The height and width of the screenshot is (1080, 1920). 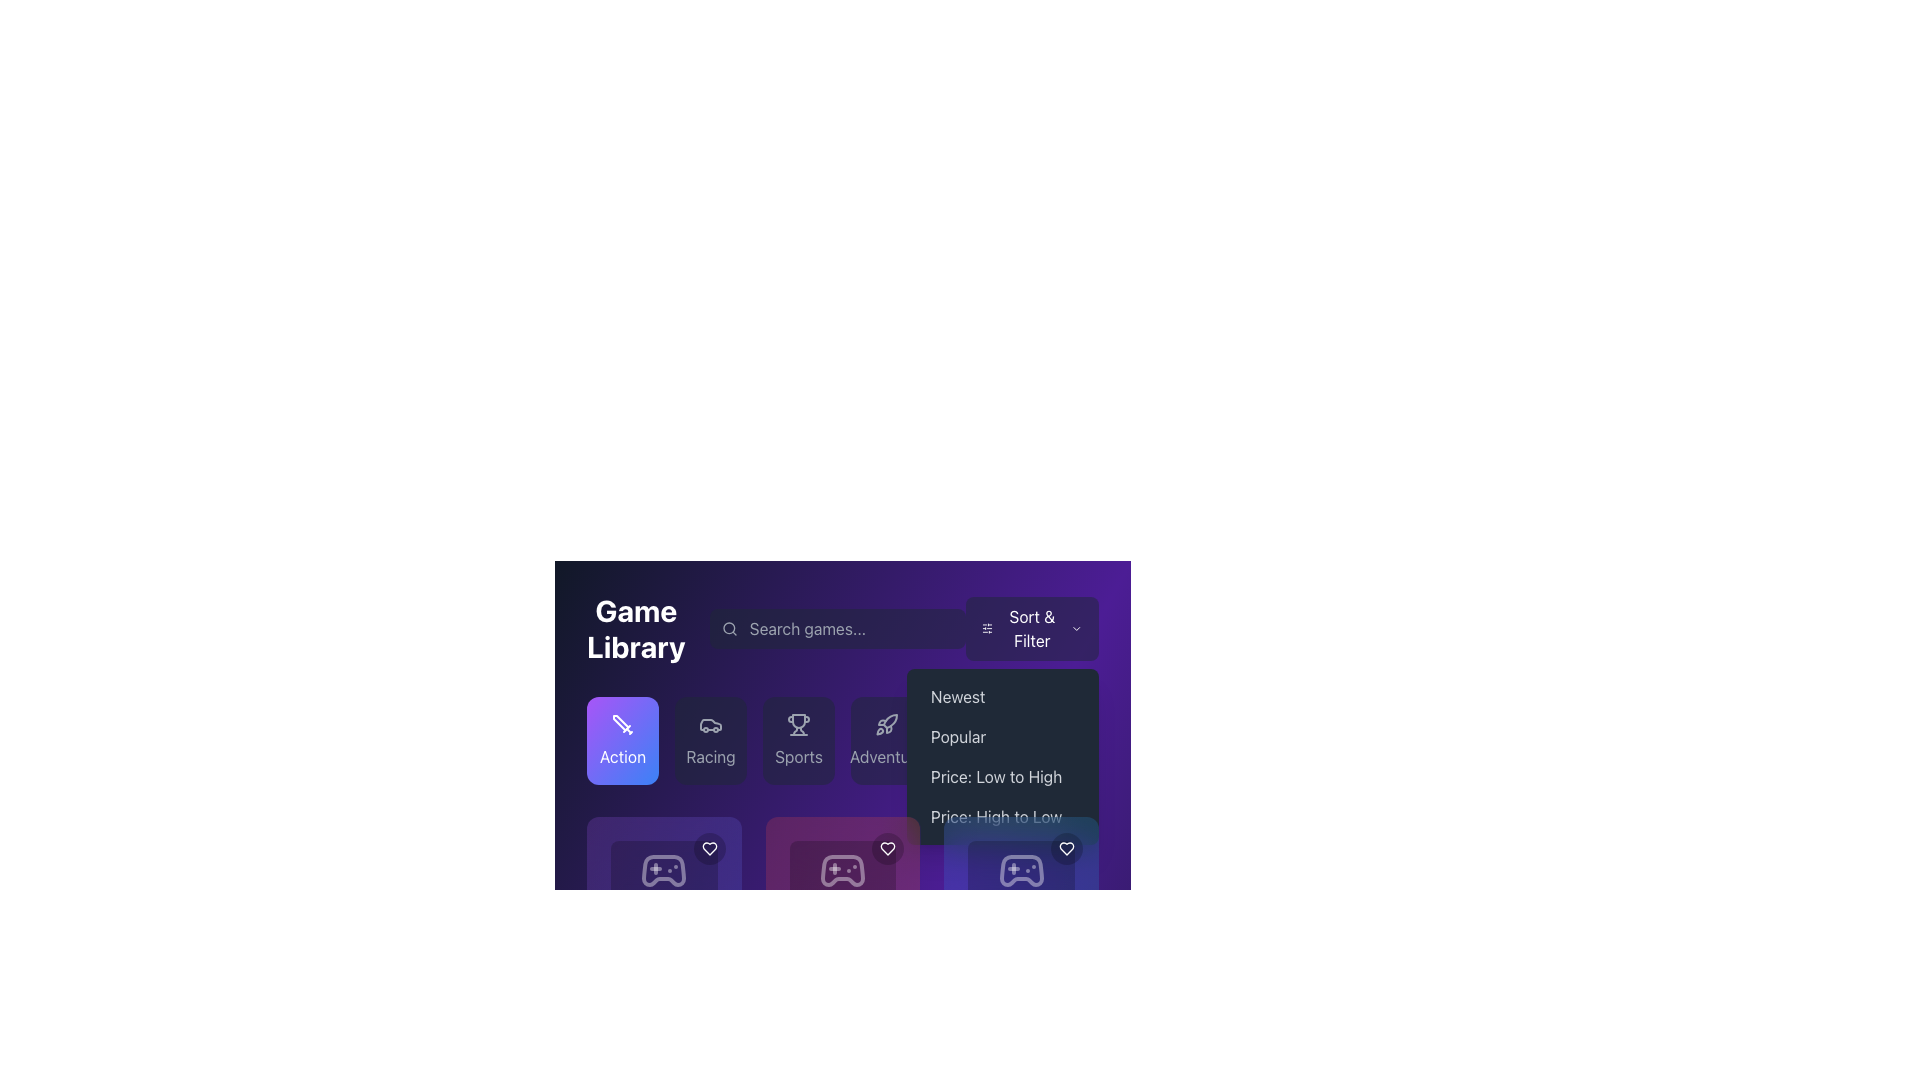 What do you see at coordinates (887, 848) in the screenshot?
I see `the heart-shaped icon outlined in white within a dark circular button located on the right side of the middle game card in the grid layout` at bounding box center [887, 848].